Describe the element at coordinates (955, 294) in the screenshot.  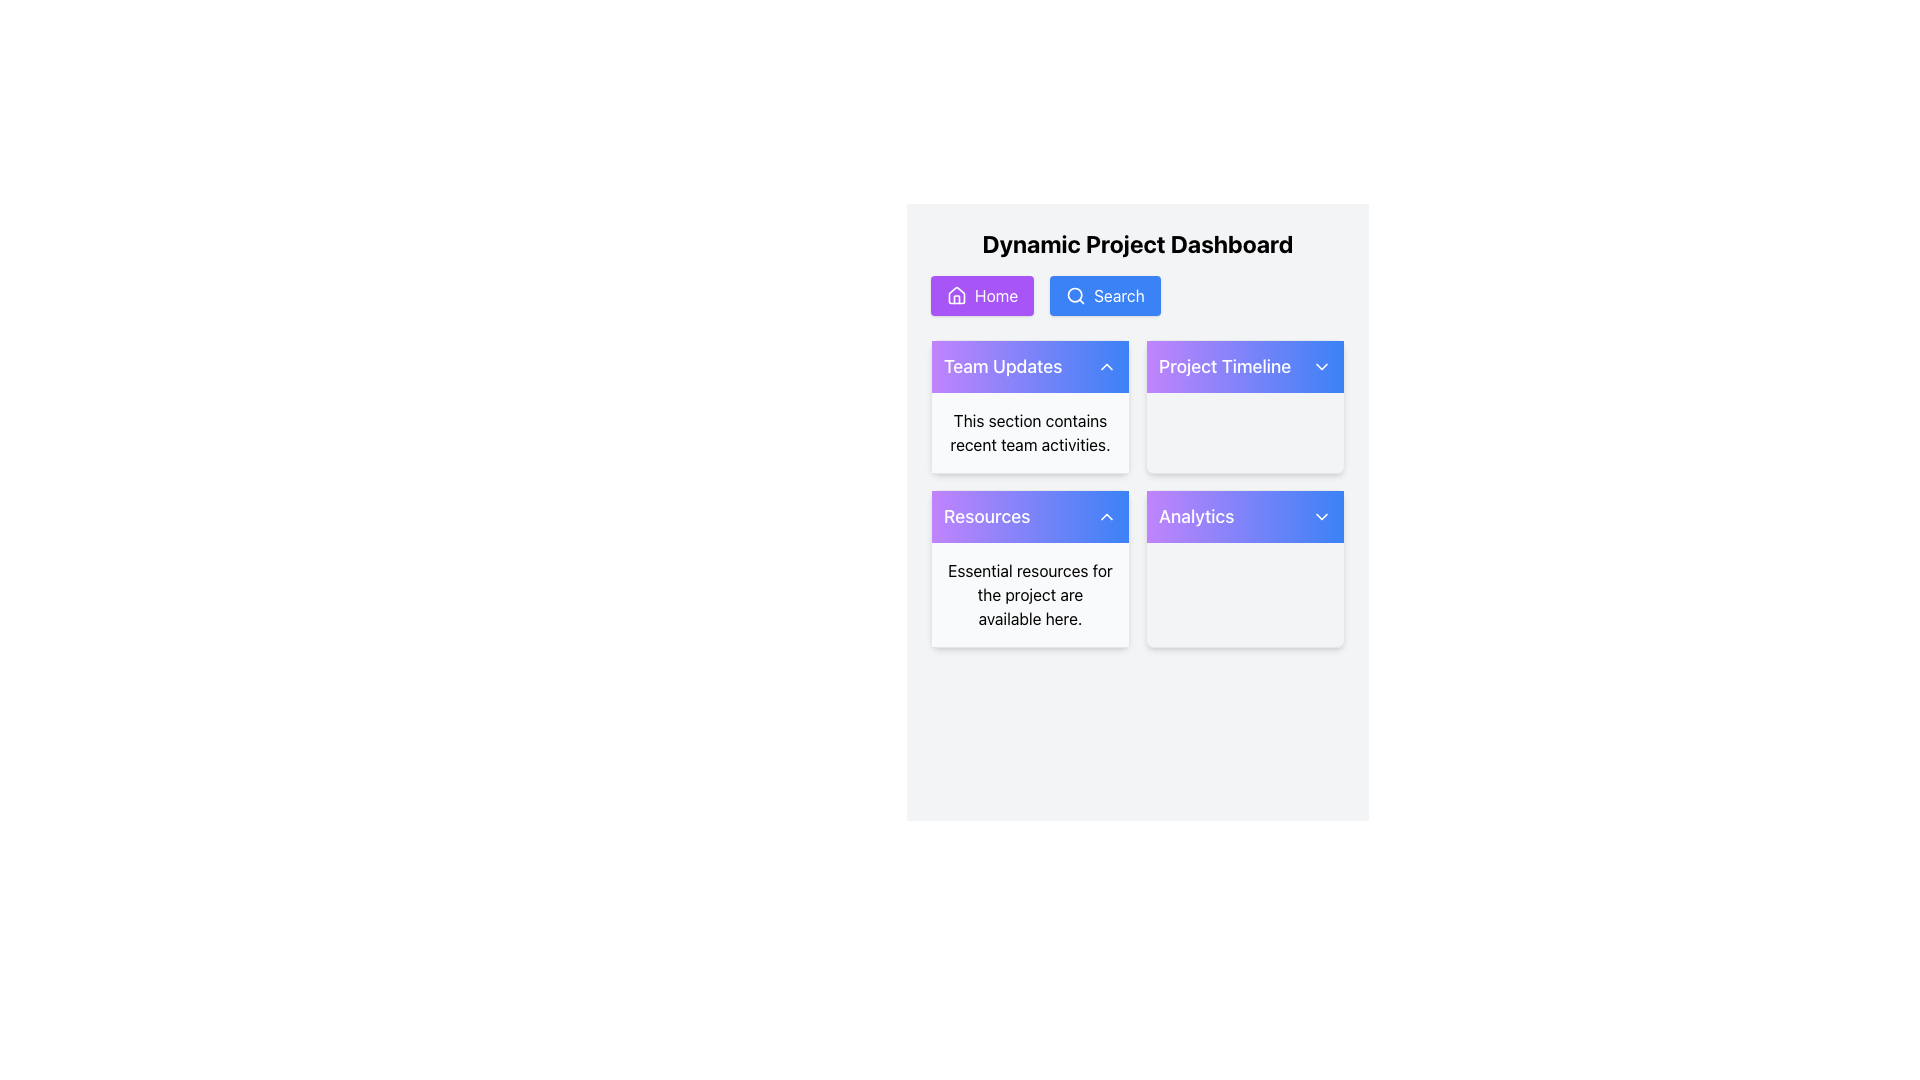
I see `the 'Home' icon located to the left of the 'Home' text in the upper purple button` at that location.